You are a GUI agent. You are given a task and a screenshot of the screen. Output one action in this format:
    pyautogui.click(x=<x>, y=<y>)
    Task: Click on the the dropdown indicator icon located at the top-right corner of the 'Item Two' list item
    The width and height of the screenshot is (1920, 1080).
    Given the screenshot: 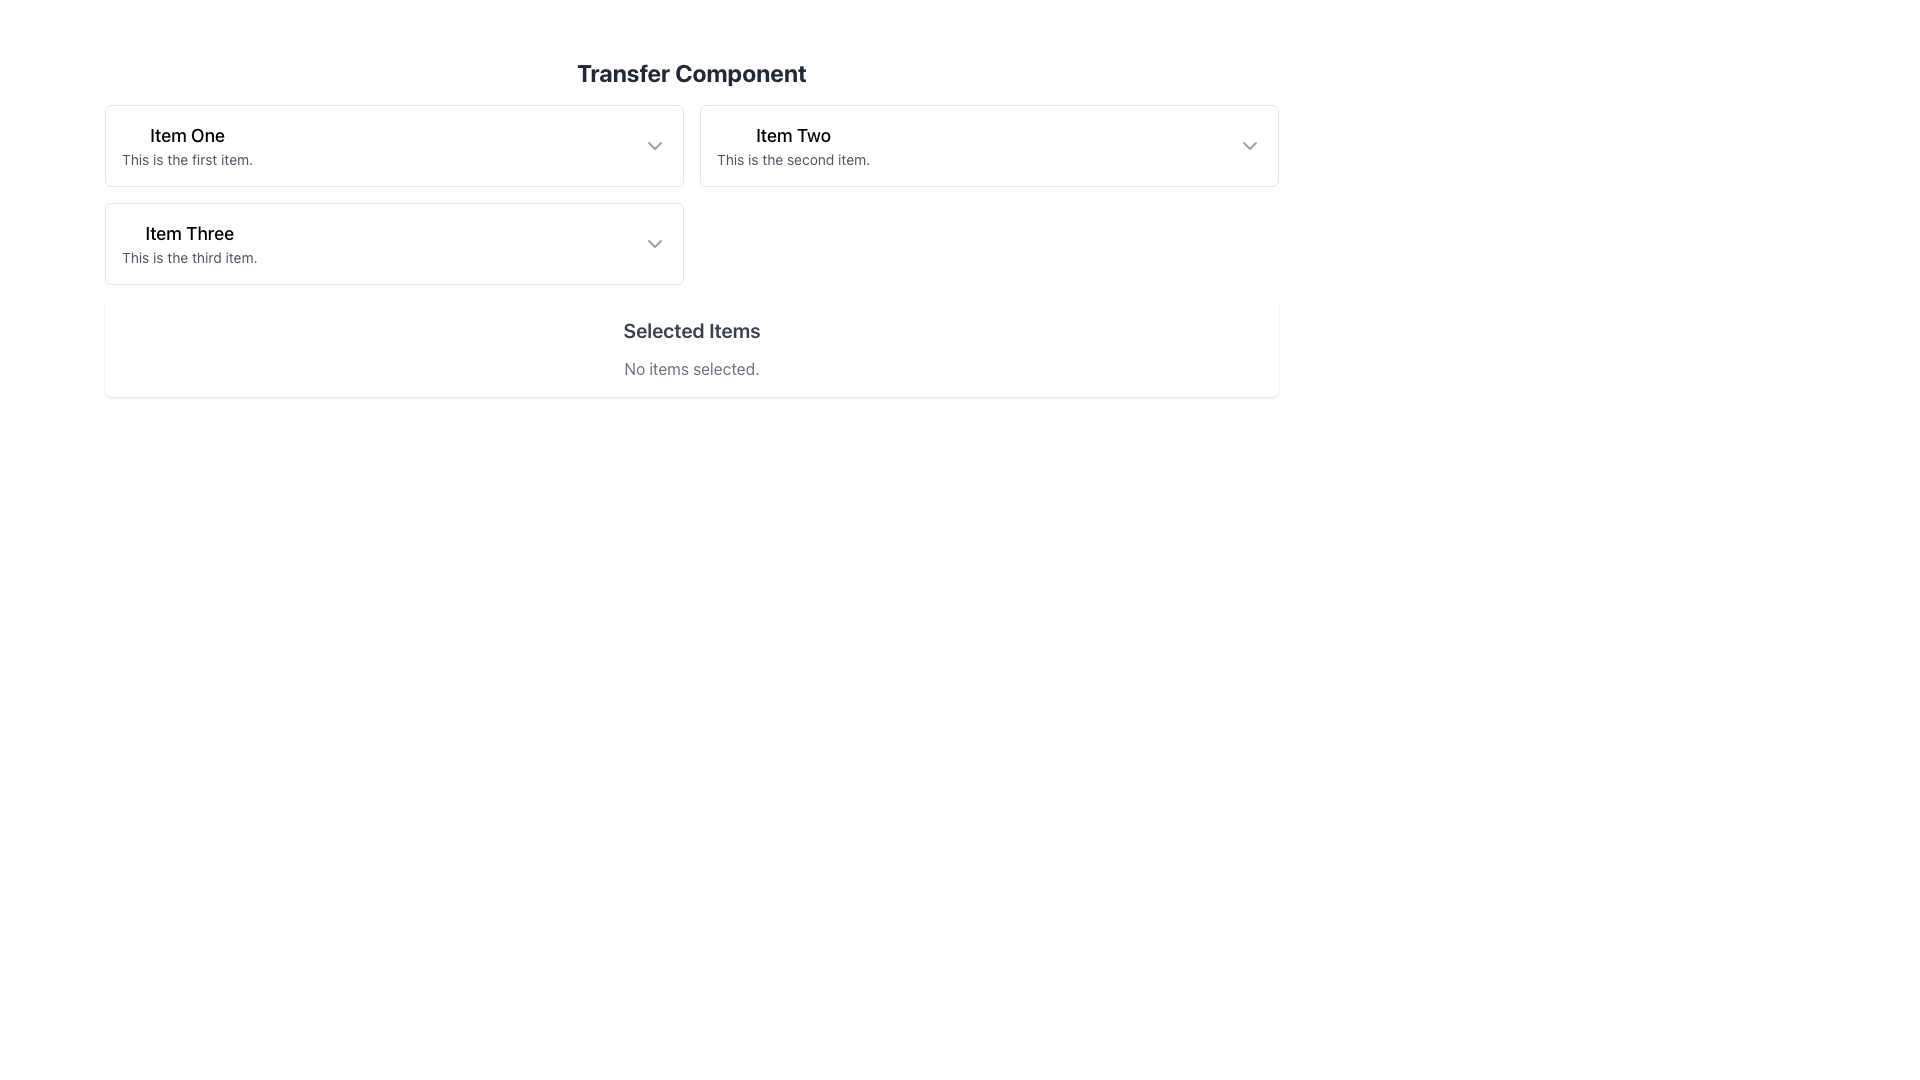 What is the action you would take?
    pyautogui.click(x=1248, y=145)
    